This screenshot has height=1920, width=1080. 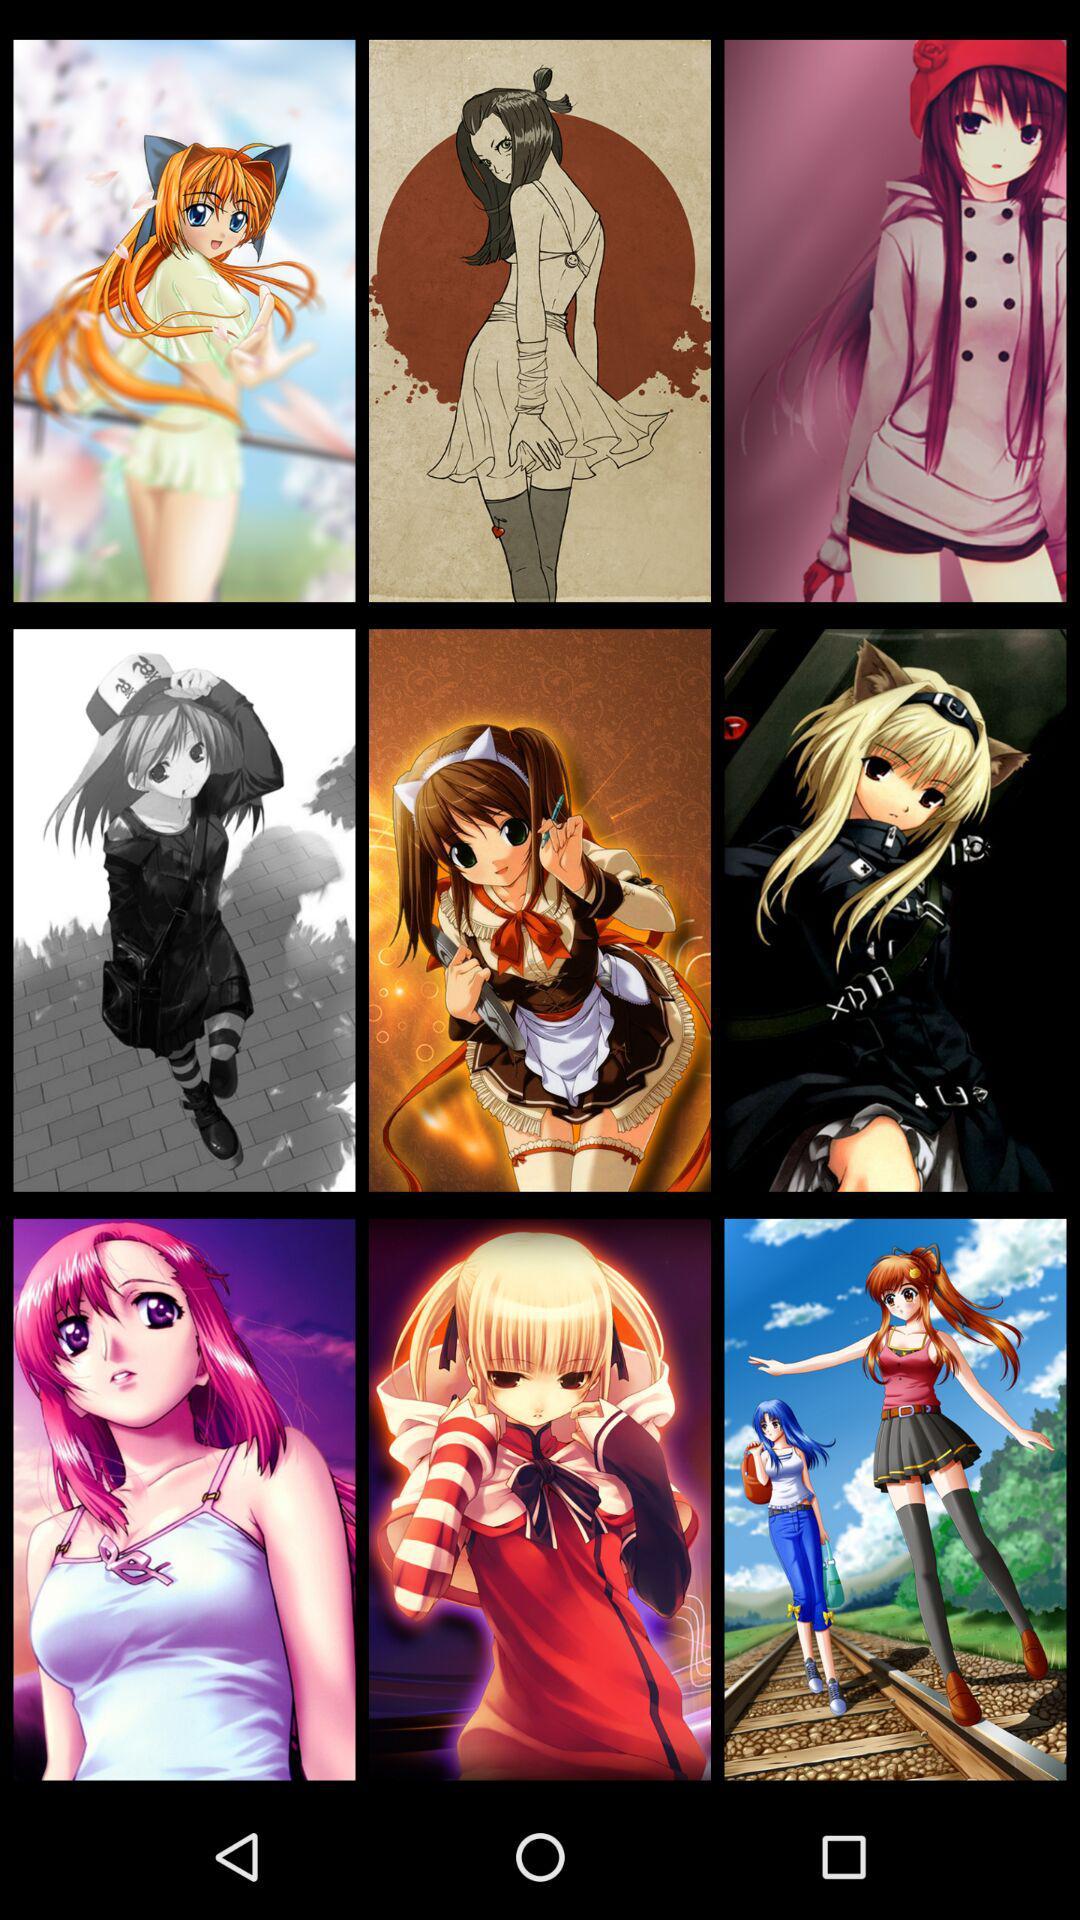 I want to click on image, so click(x=540, y=1499).